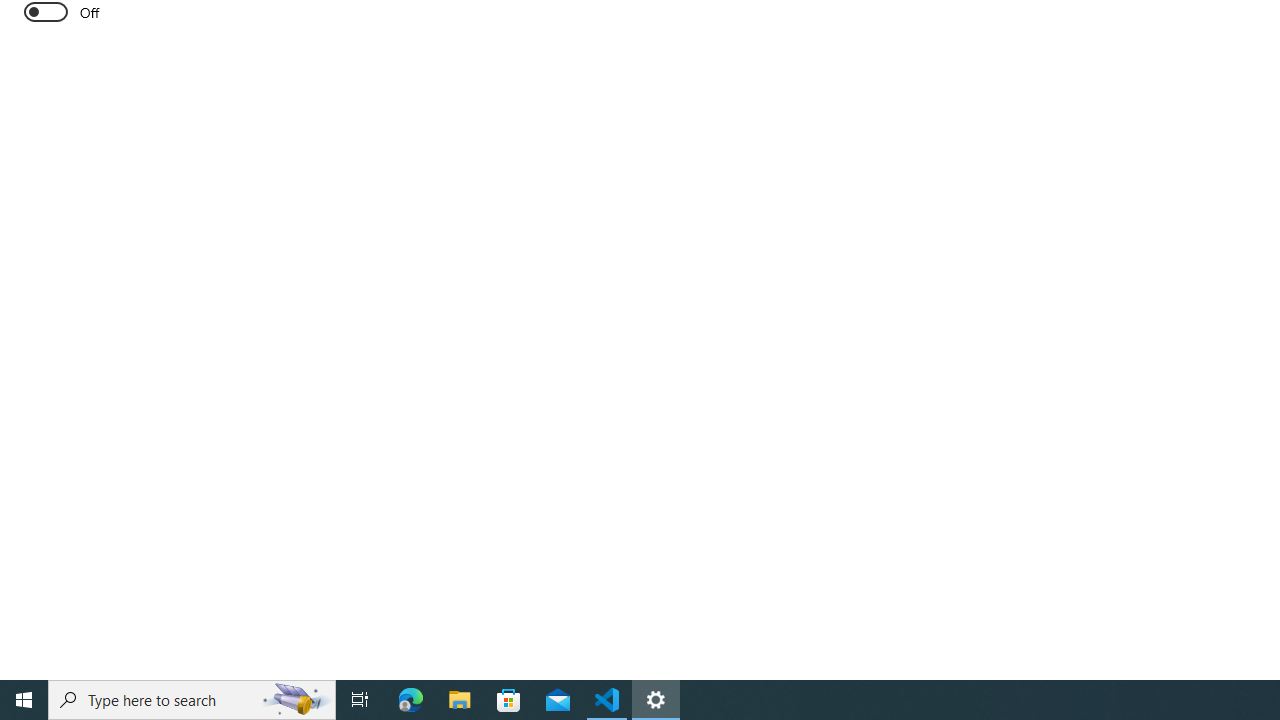  Describe the element at coordinates (656, 698) in the screenshot. I see `'Settings - 1 running window'` at that location.